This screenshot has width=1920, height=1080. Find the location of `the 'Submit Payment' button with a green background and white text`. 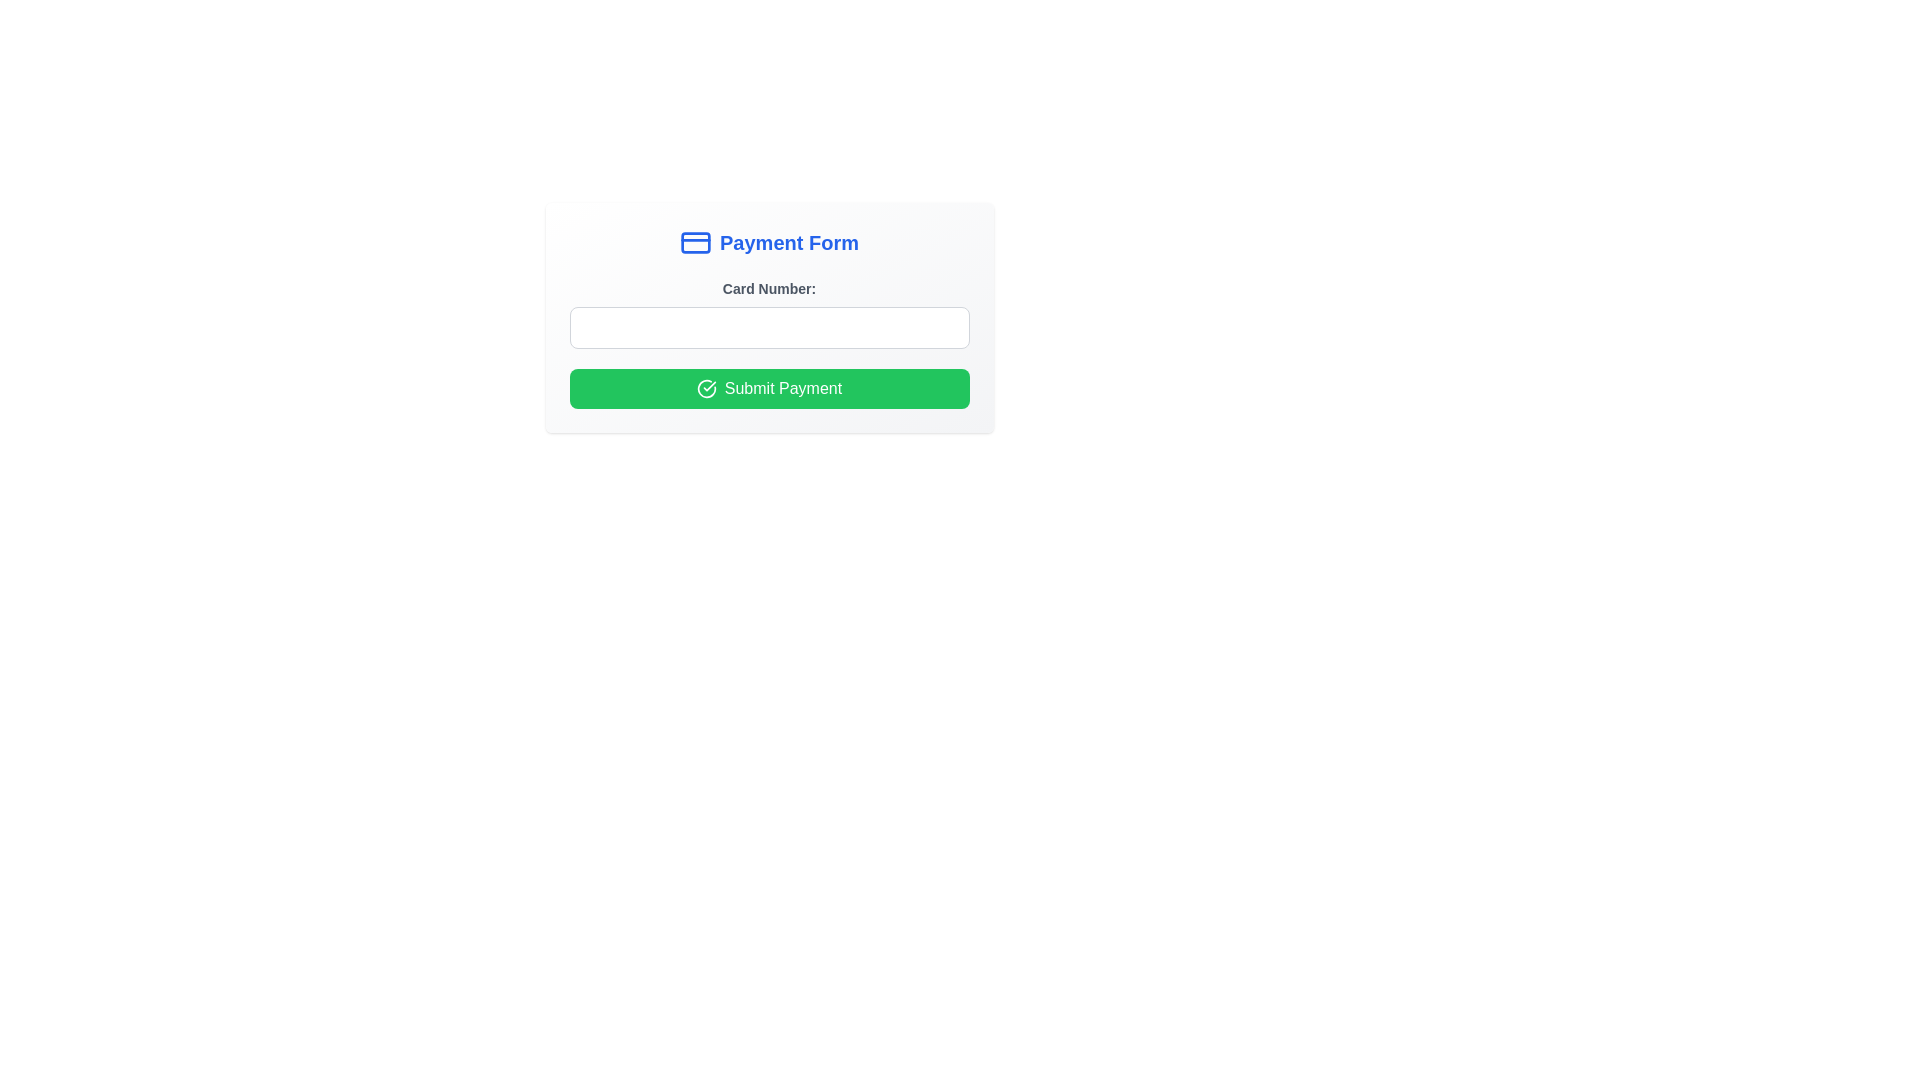

the 'Submit Payment' button with a green background and white text is located at coordinates (768, 389).